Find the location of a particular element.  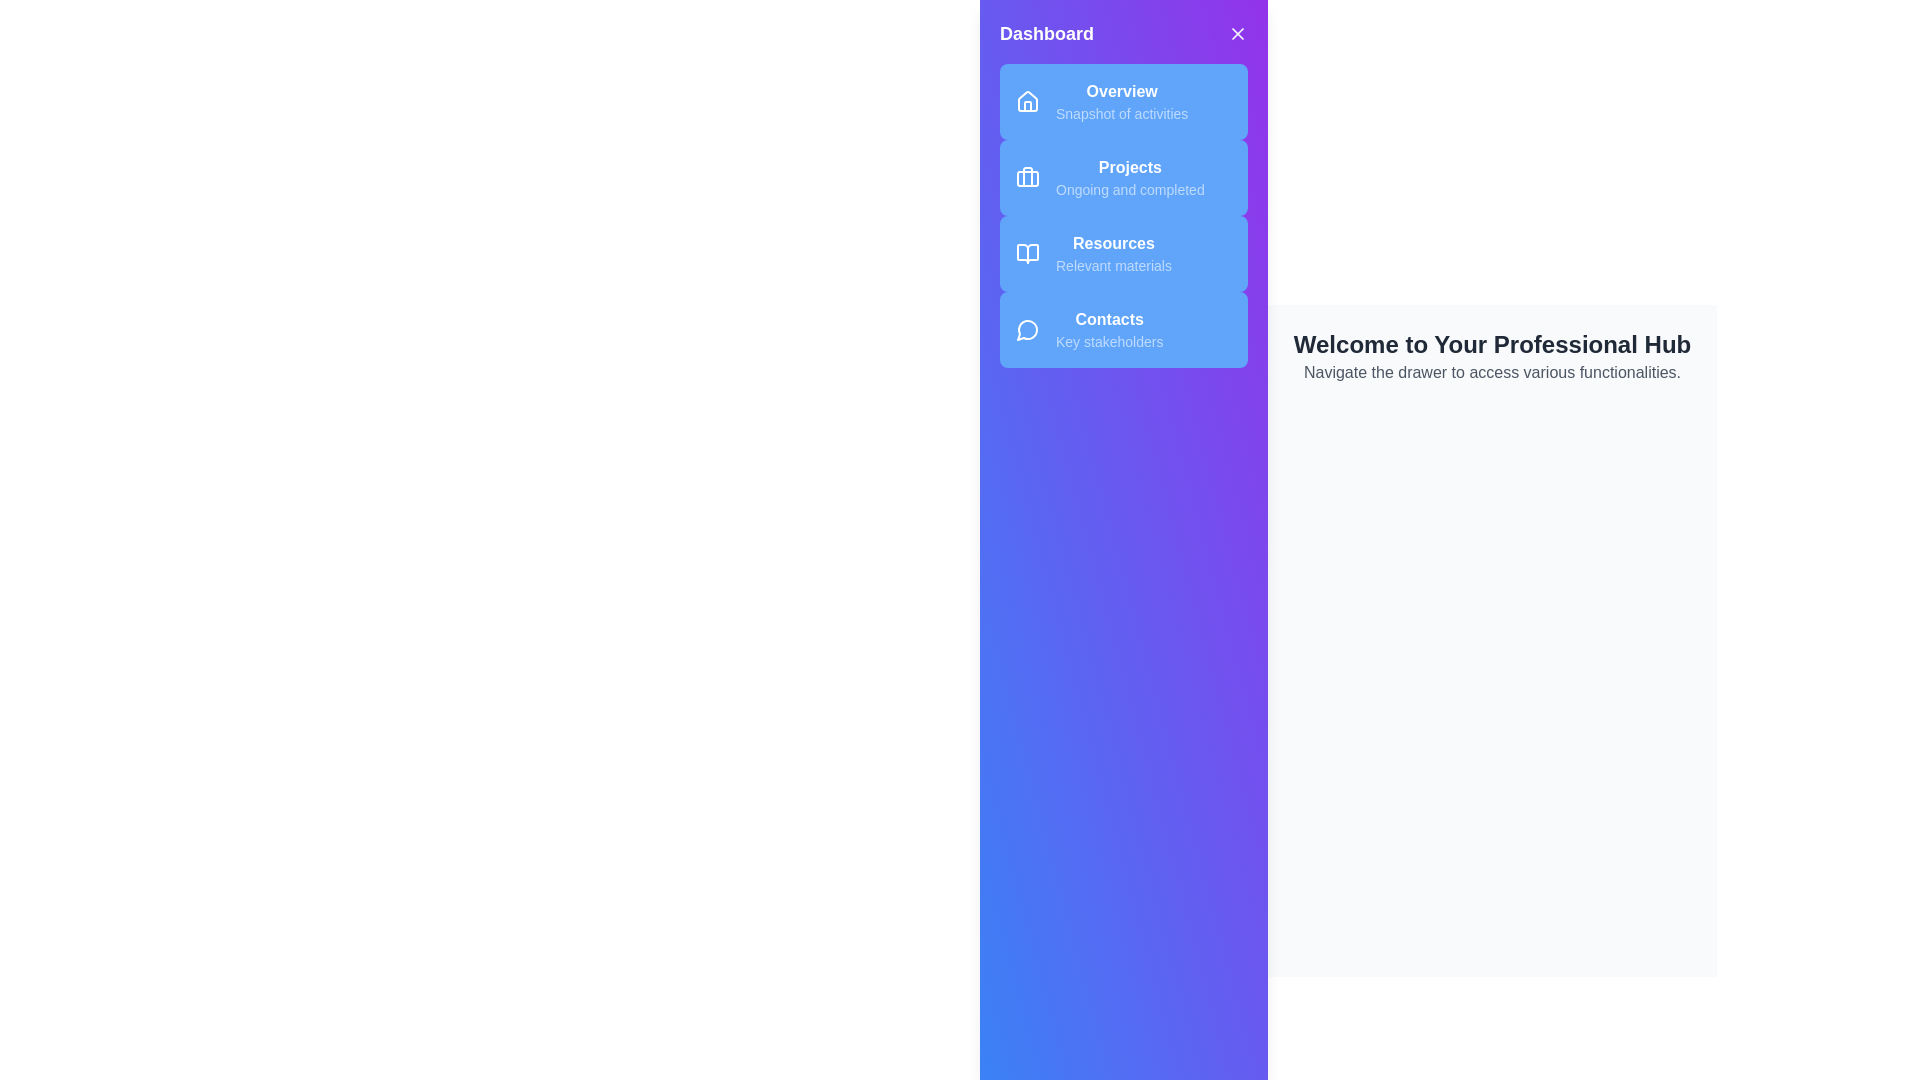

the menu item labeled Overview to observe its hover effect is located at coordinates (1123, 101).